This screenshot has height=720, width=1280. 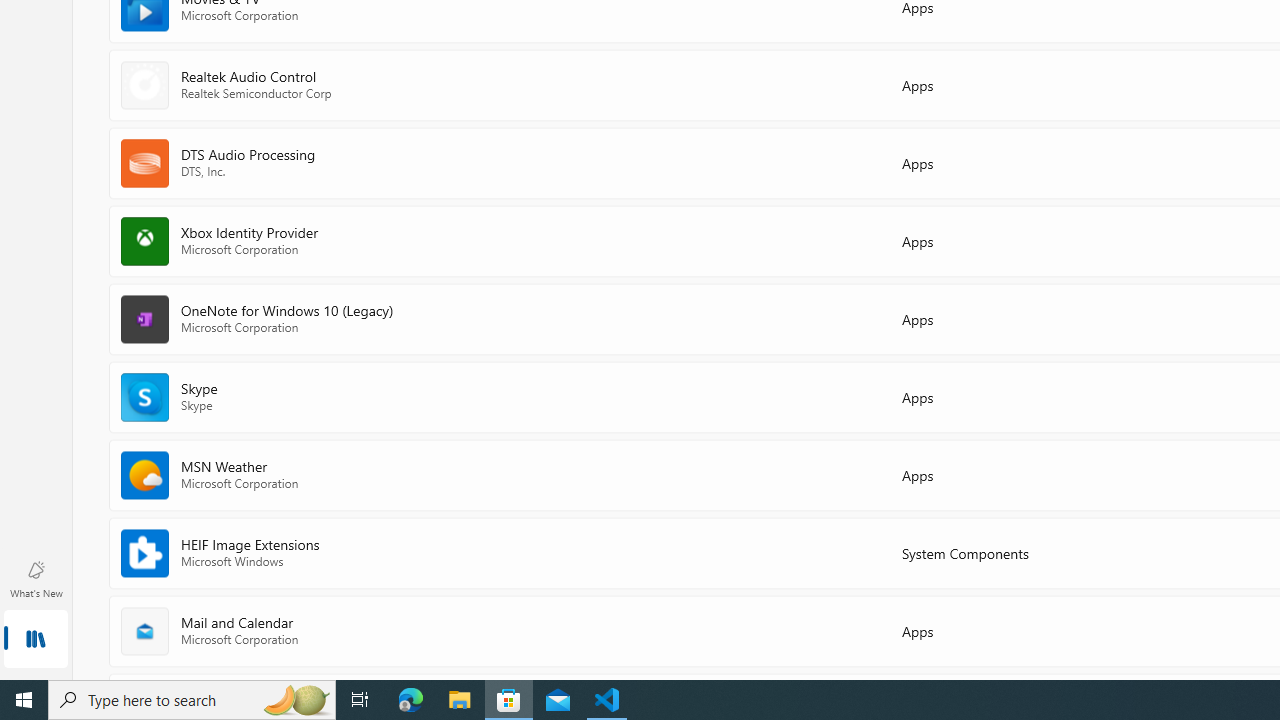 What do you see at coordinates (35, 640) in the screenshot?
I see `'Library'` at bounding box center [35, 640].